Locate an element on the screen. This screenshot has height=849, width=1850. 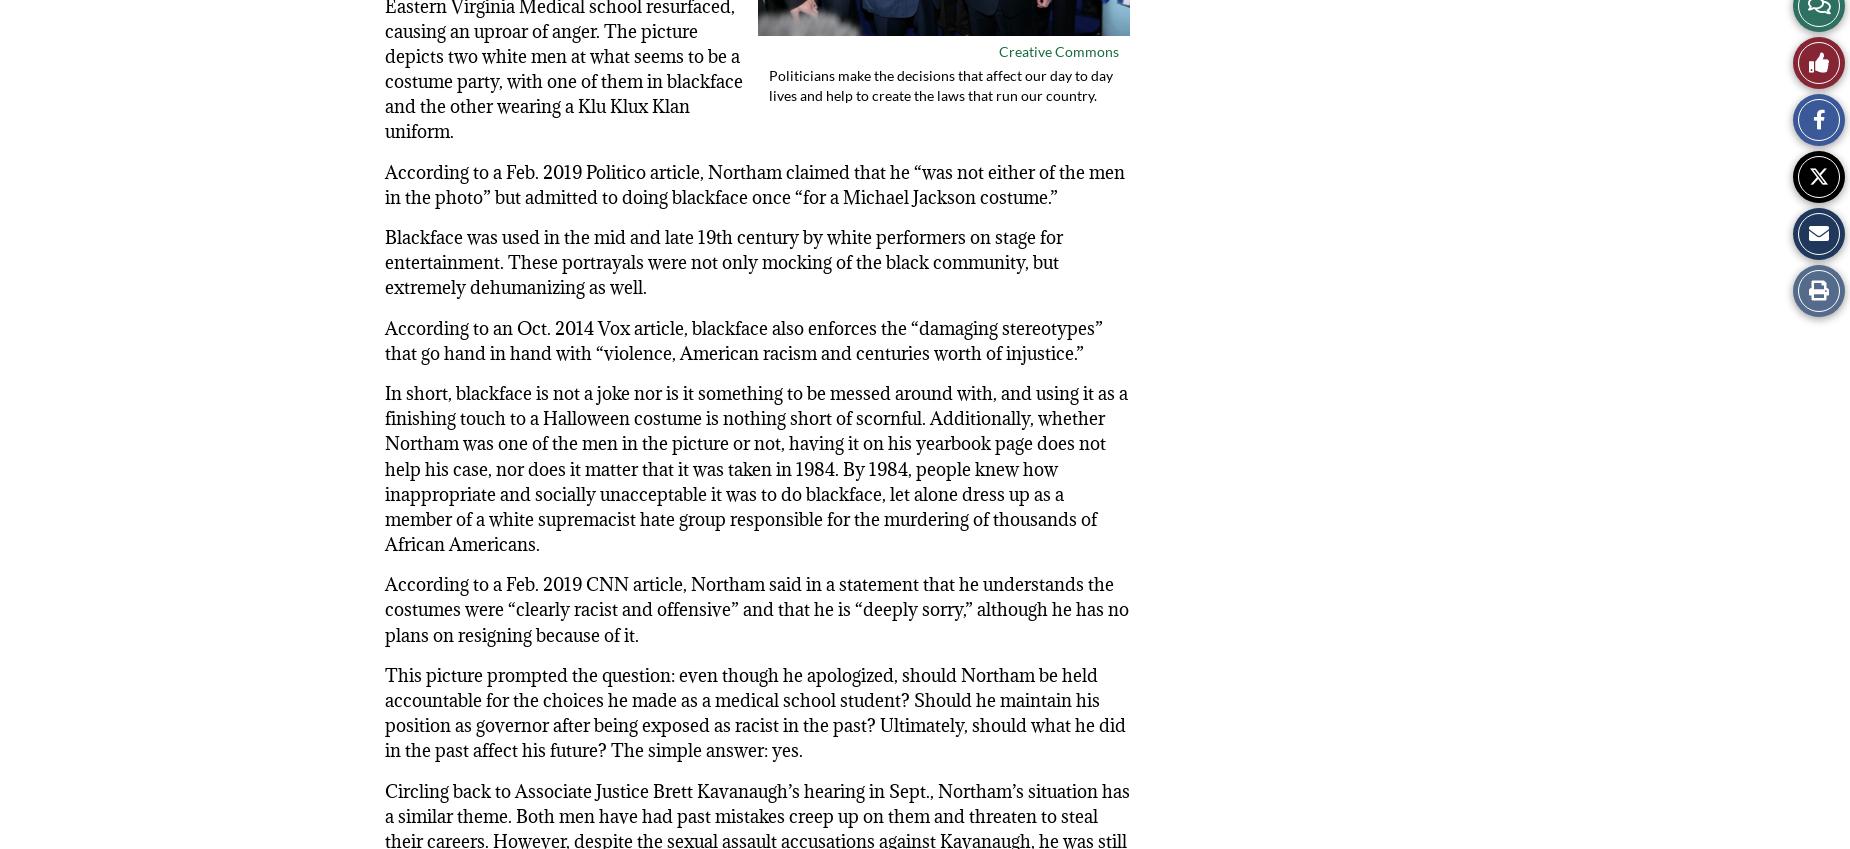
'According to an Oct. 2014 Vox article, blackface also enforces the “damaging stereotypes” that go hand in hand with “violence, American racism and centuries worth of injustice.”' is located at coordinates (744, 340).